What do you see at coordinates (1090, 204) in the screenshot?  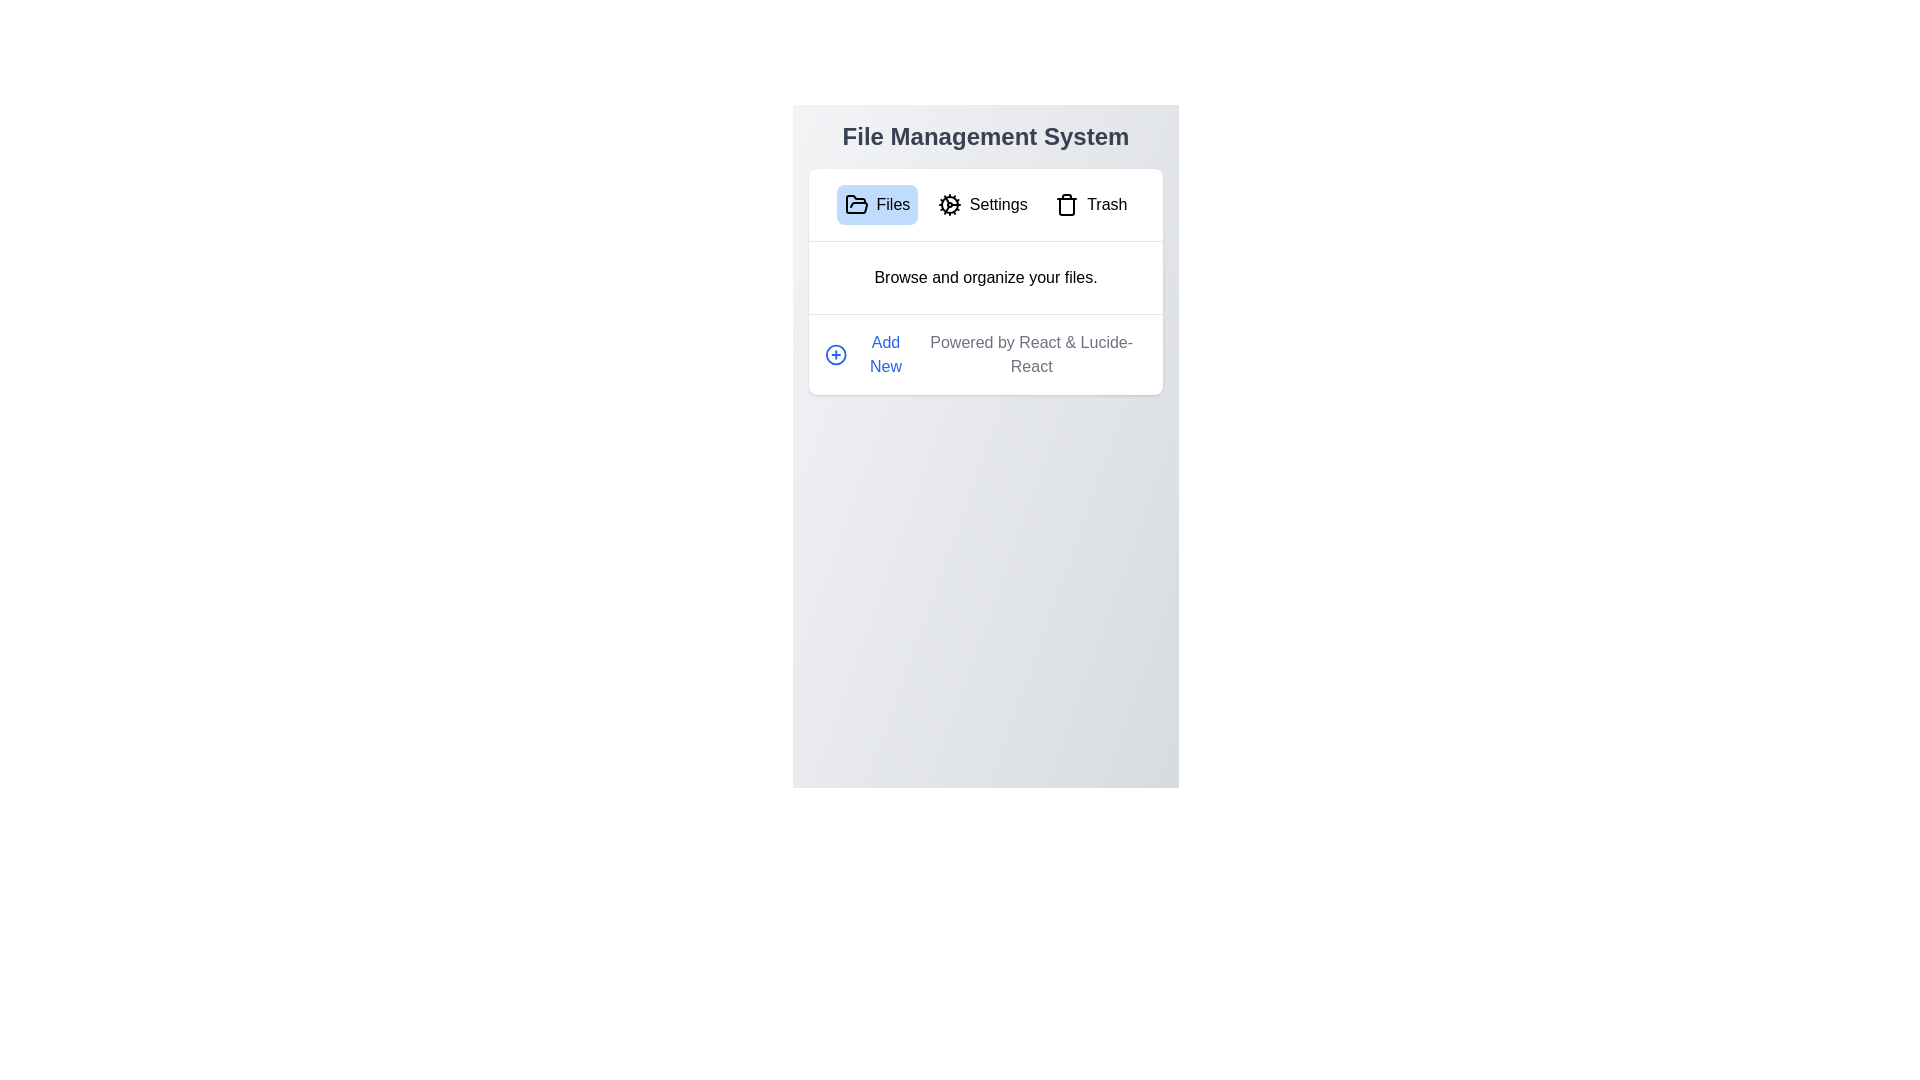 I see `the Trash tab by clicking on its corresponding button` at bounding box center [1090, 204].